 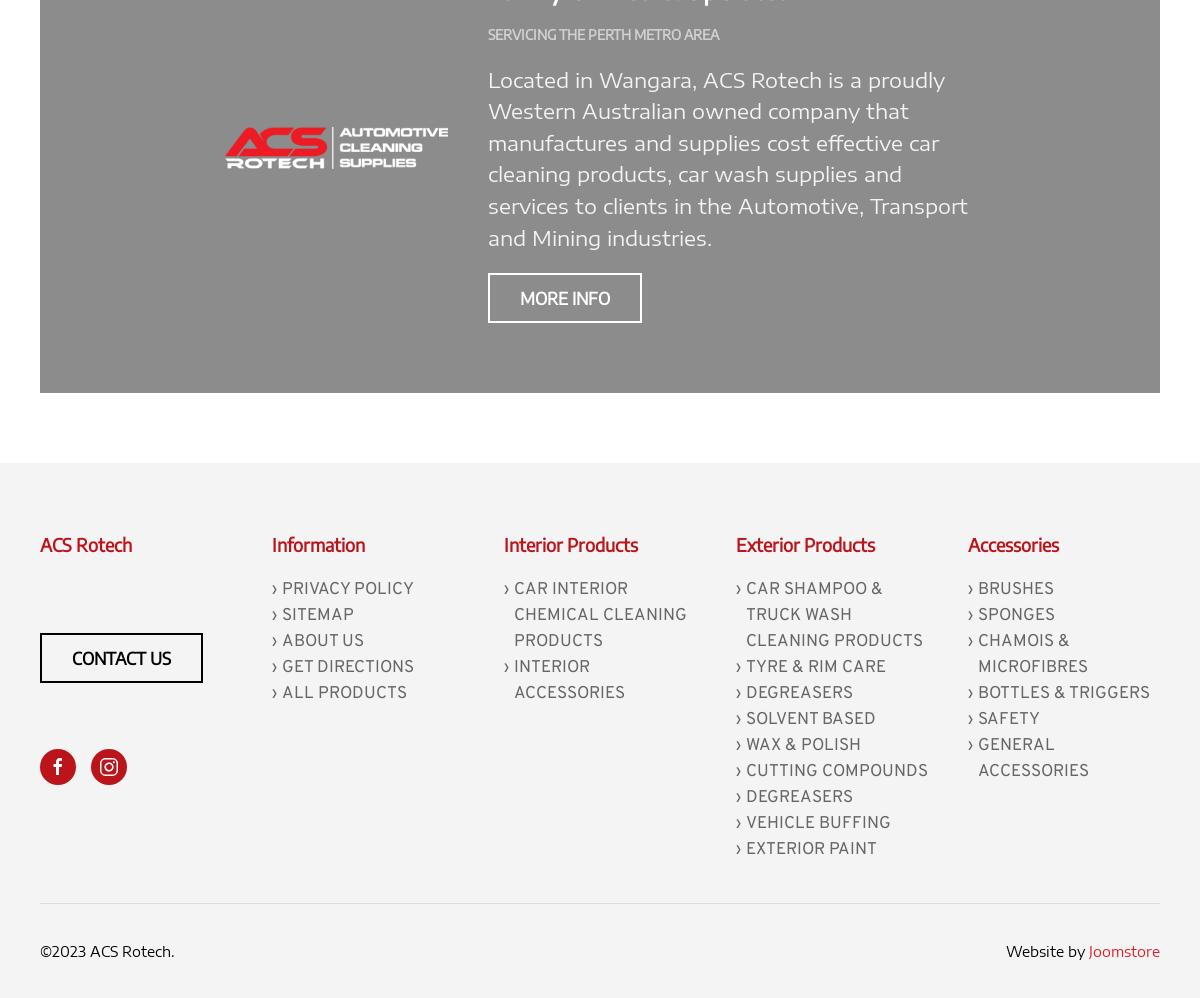 I want to click on 'Website by', so click(x=1047, y=949).